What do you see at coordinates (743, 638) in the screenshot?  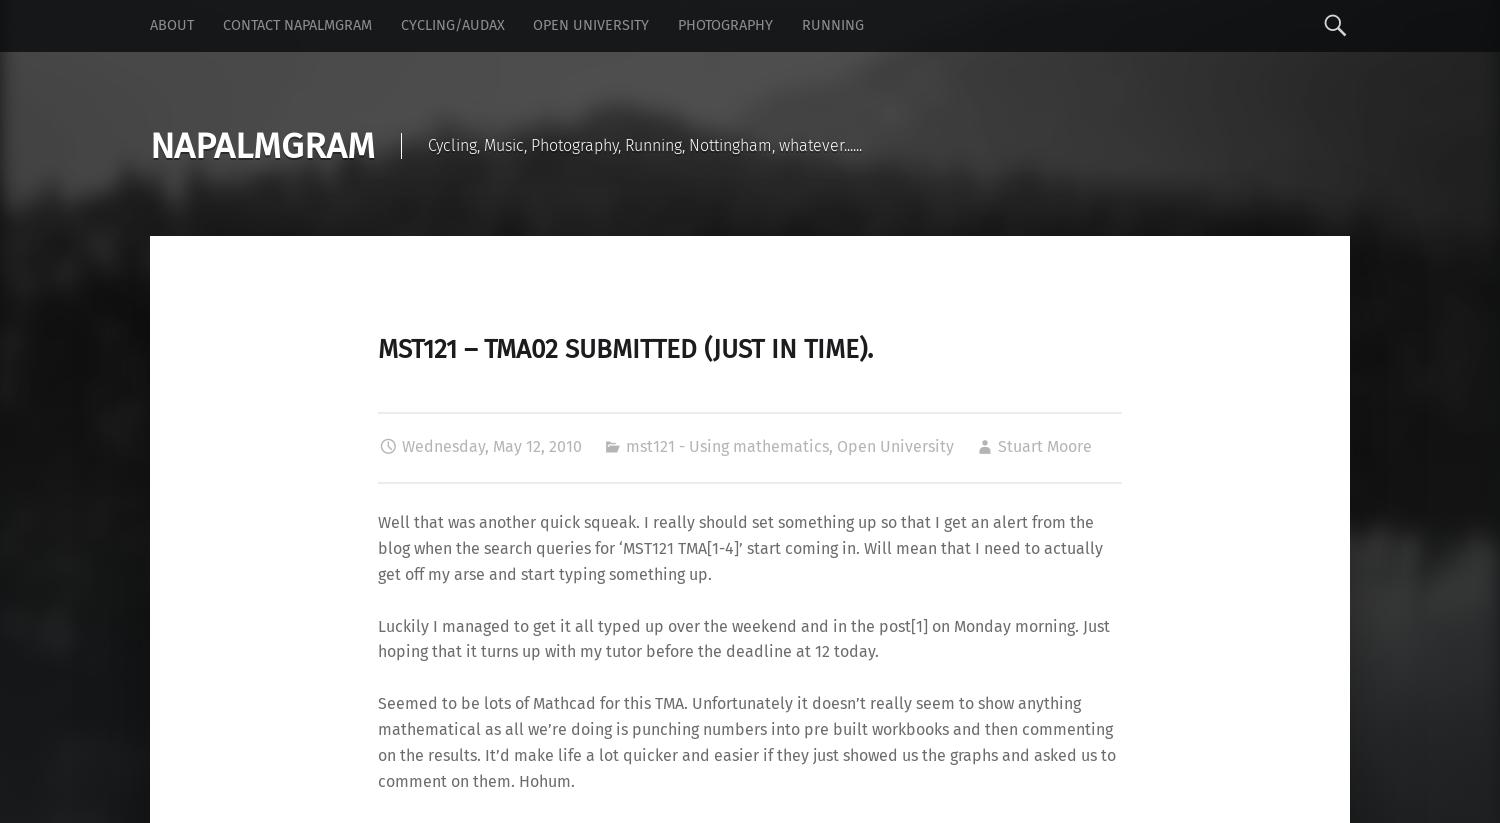 I see `'Luckily I managed to get it all typed up over the weekend and in the post[1] on Monday morning. Just hoping that it turns up with my tutor before the deadline at 12 today.'` at bounding box center [743, 638].